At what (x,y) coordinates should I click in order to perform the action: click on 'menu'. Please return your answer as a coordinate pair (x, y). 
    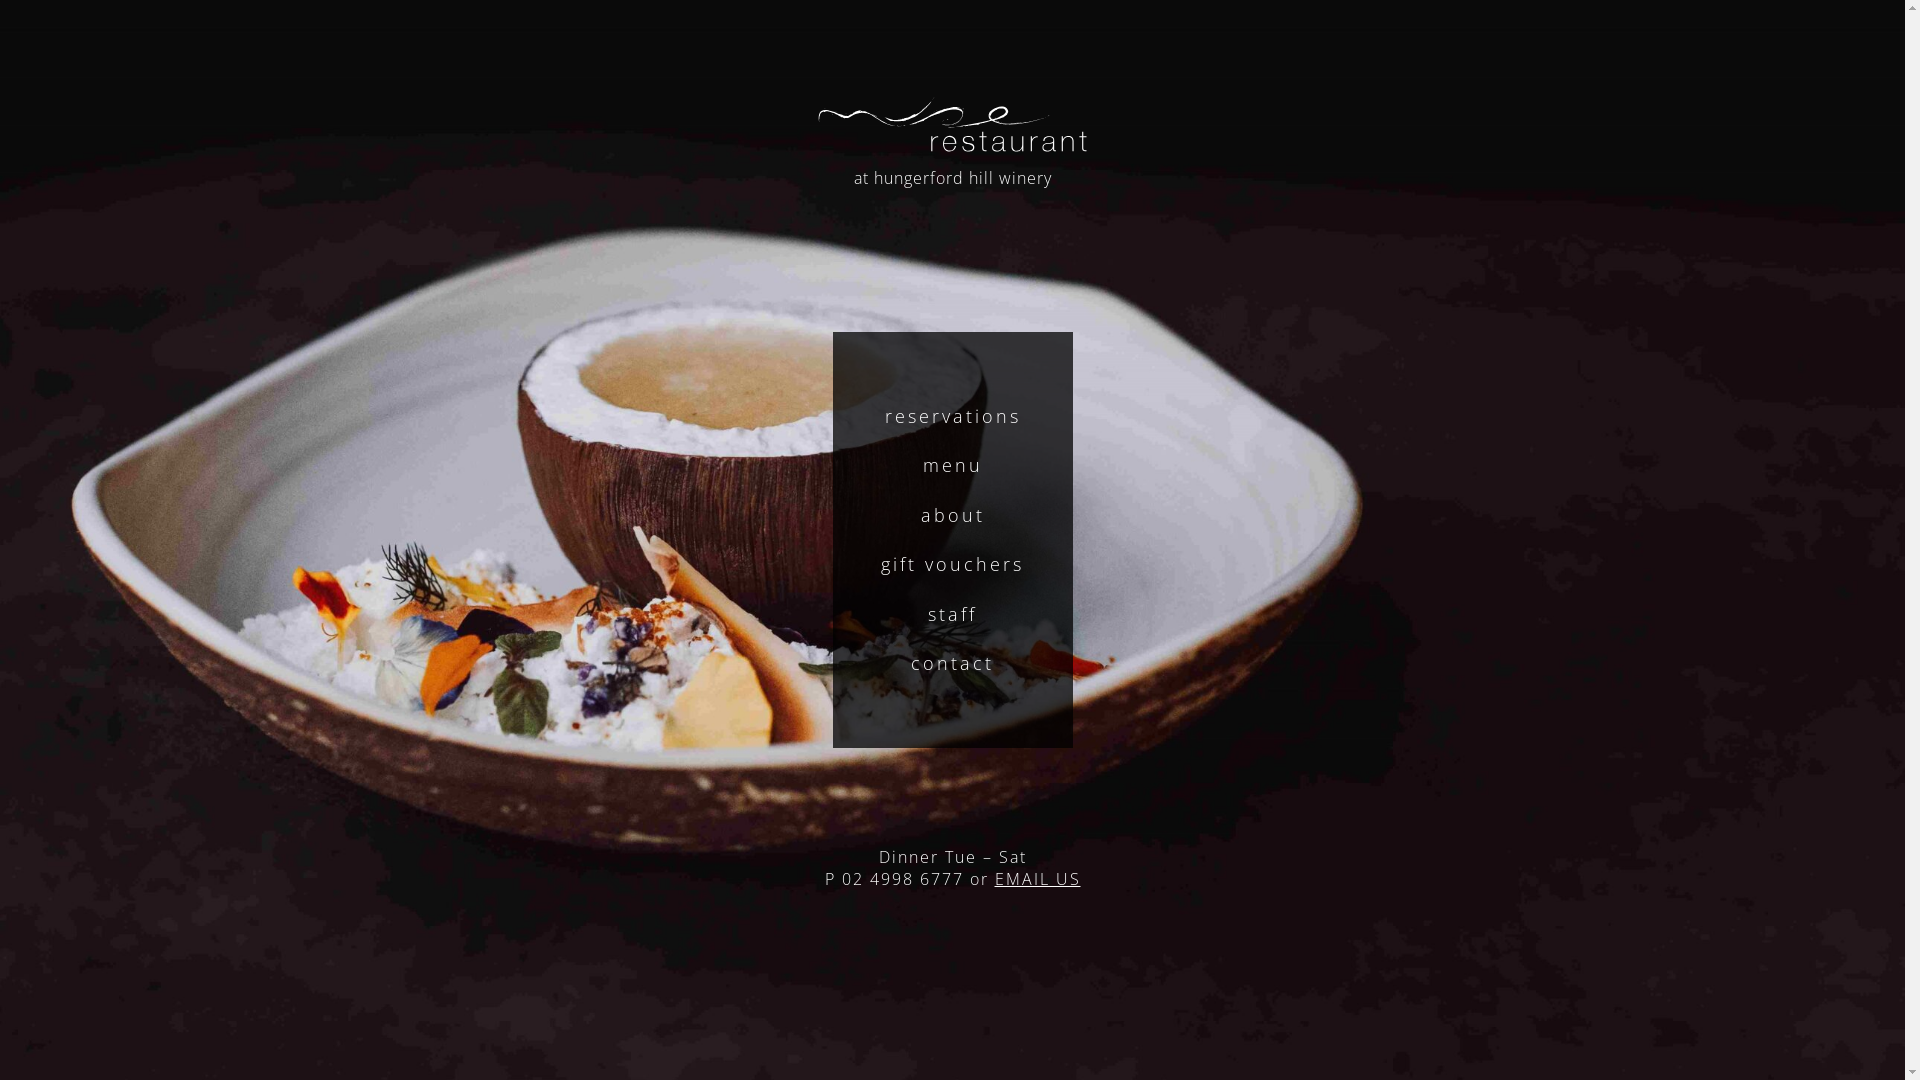
    Looking at the image, I should click on (950, 465).